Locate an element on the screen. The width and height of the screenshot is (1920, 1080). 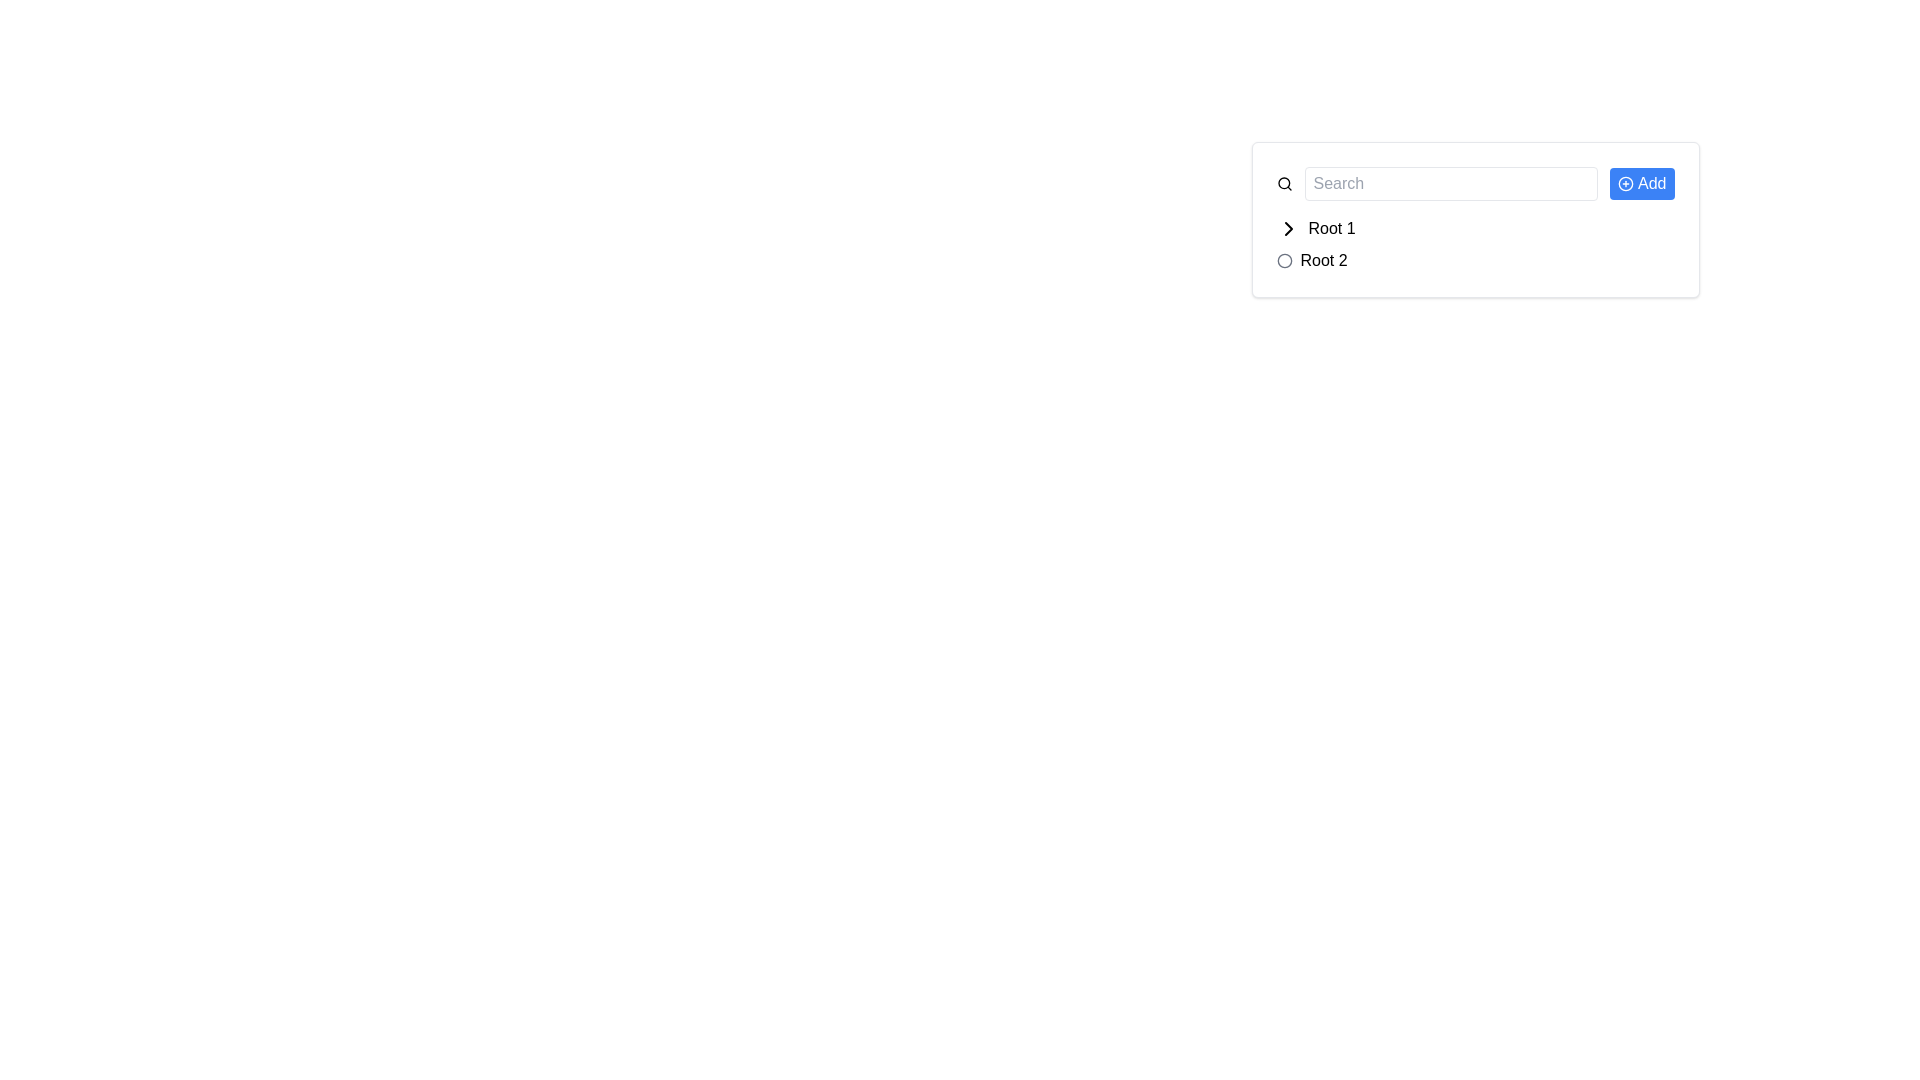
the blue 'Add' button with rounded corners and a plus sign icon on the far right of the horizontal toolbar is located at coordinates (1642, 184).